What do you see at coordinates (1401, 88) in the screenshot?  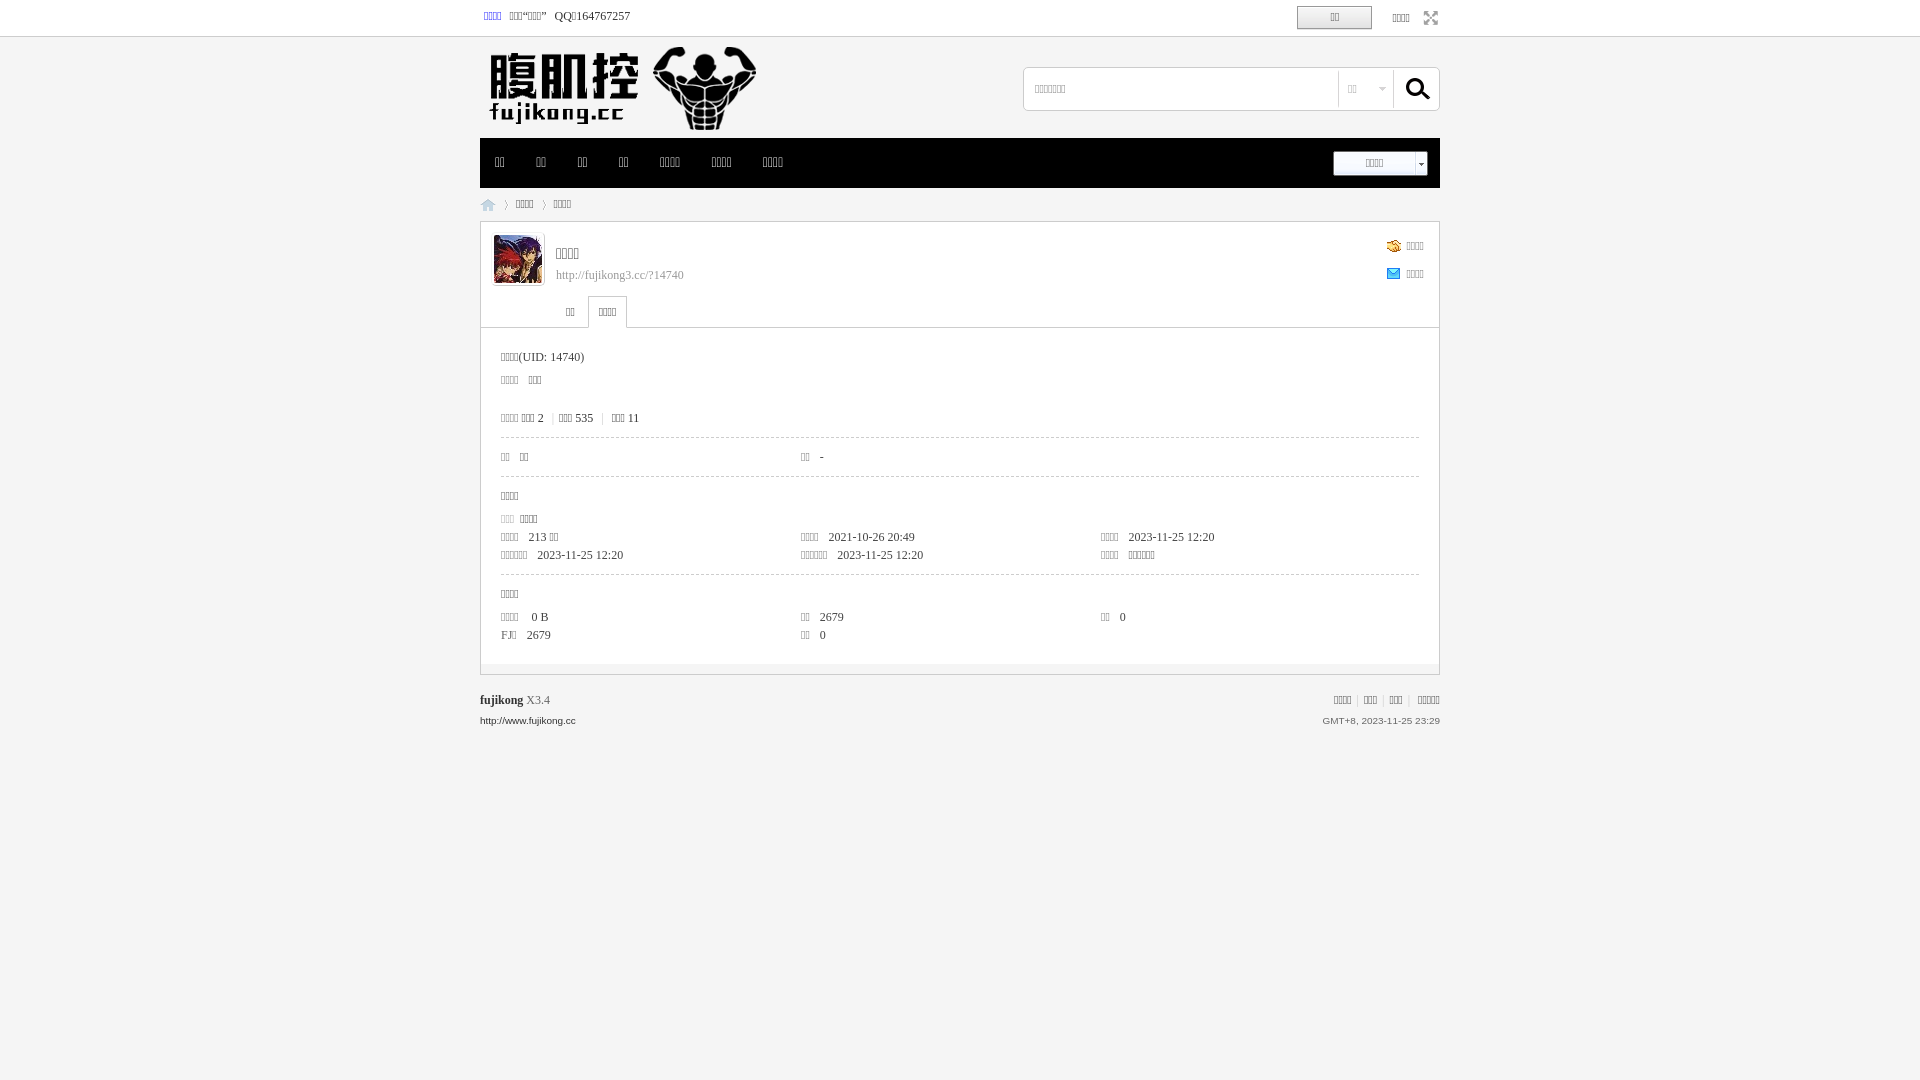 I see `'true'` at bounding box center [1401, 88].